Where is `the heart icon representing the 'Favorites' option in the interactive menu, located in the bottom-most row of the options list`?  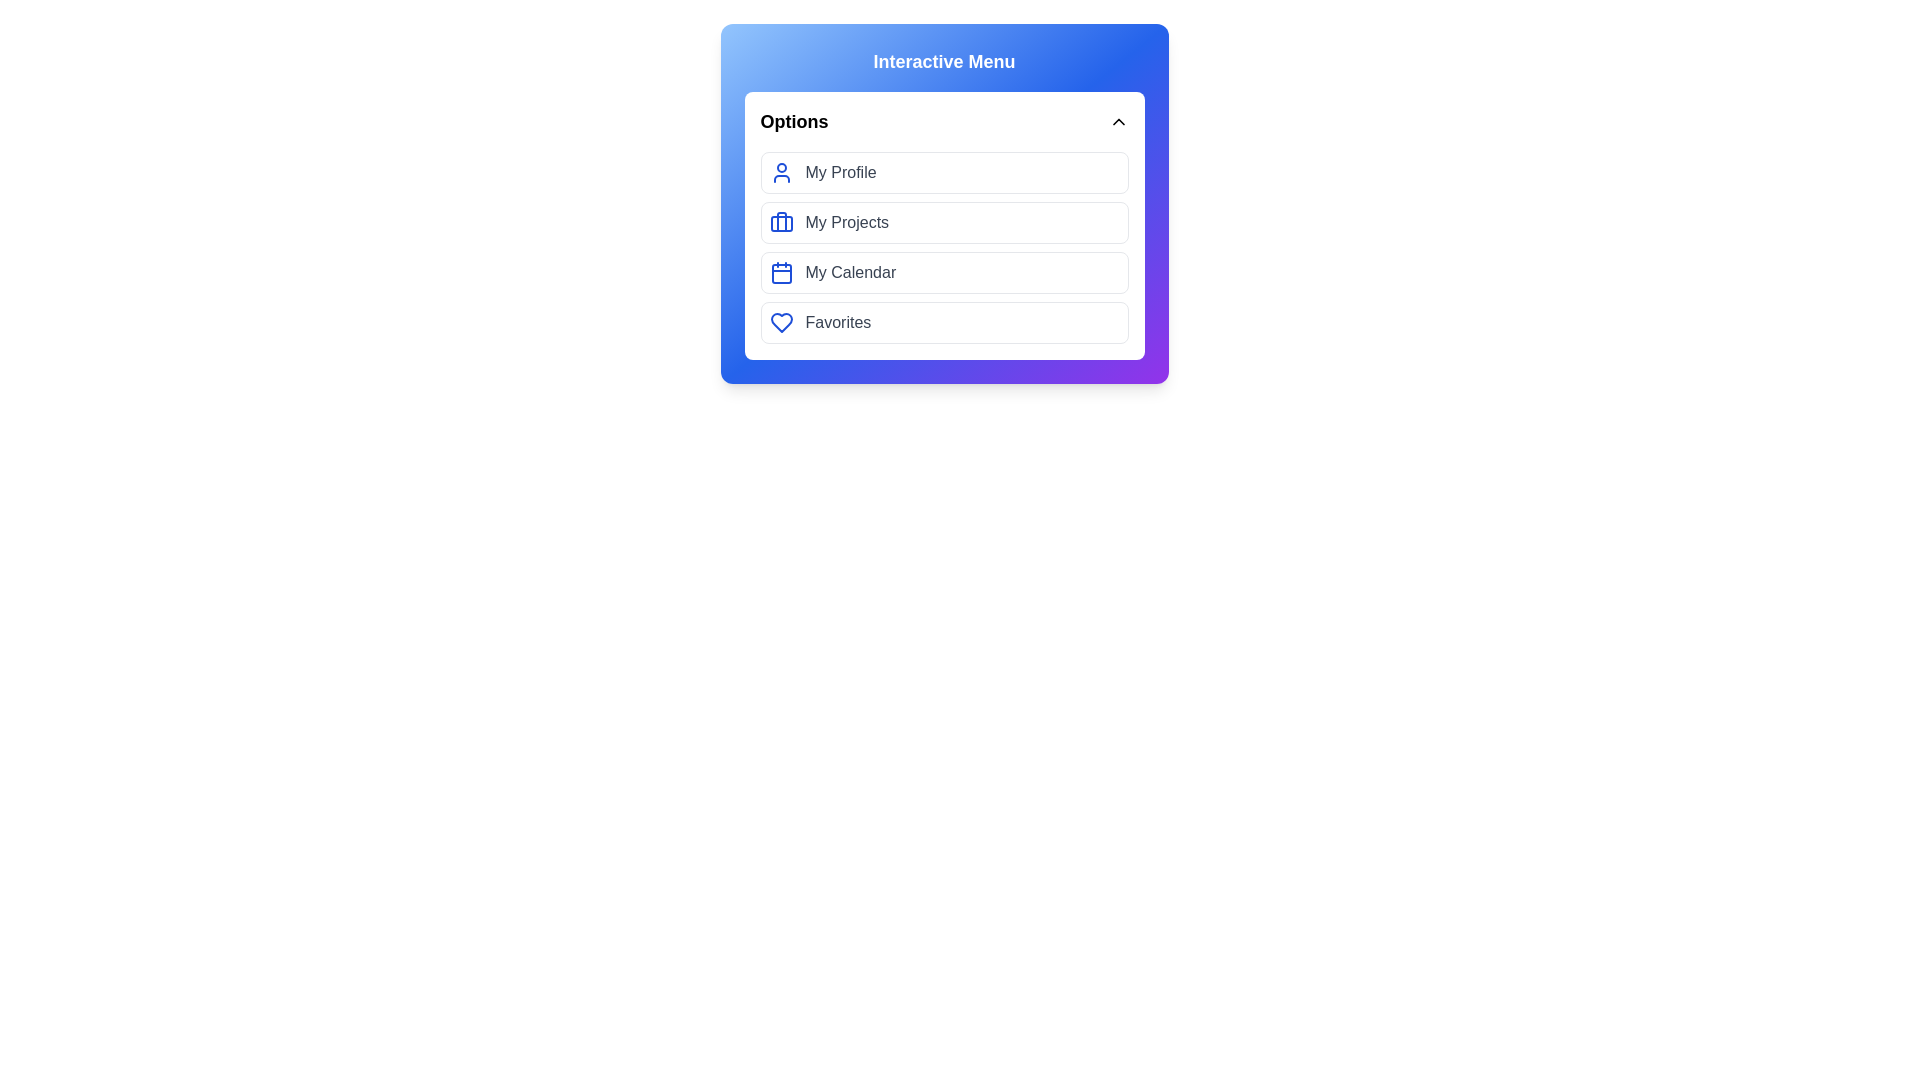
the heart icon representing the 'Favorites' option in the interactive menu, located in the bottom-most row of the options list is located at coordinates (780, 322).